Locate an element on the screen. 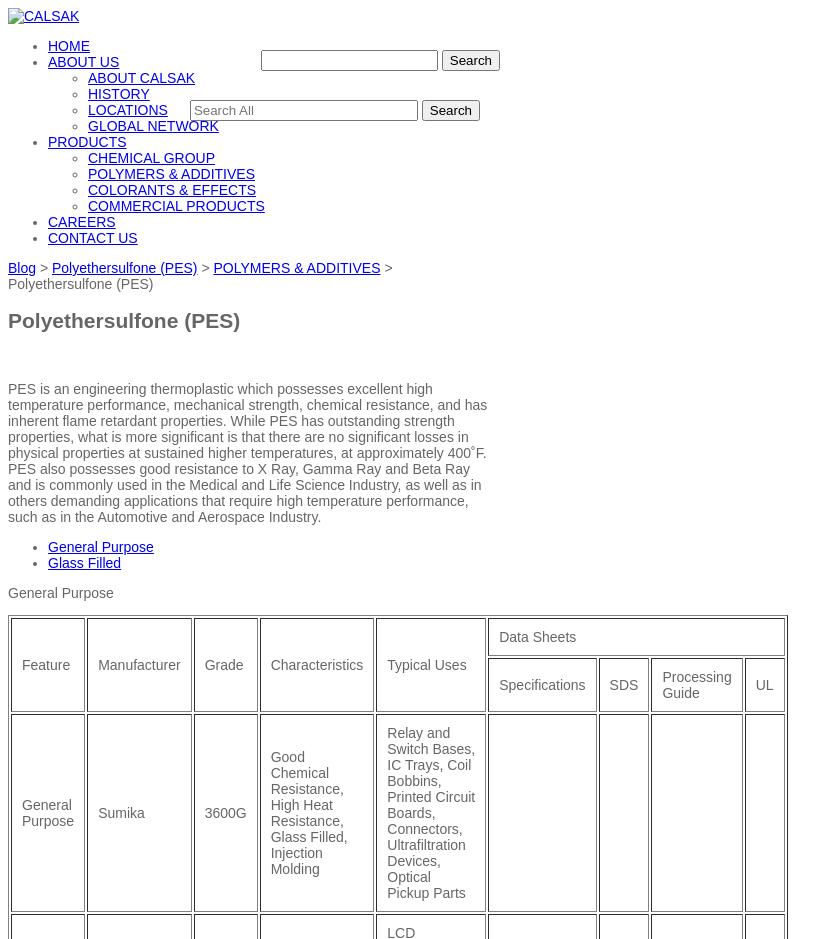 The width and height of the screenshot is (816, 939). '> Polyethersulfone (PES)' is located at coordinates (200, 274).